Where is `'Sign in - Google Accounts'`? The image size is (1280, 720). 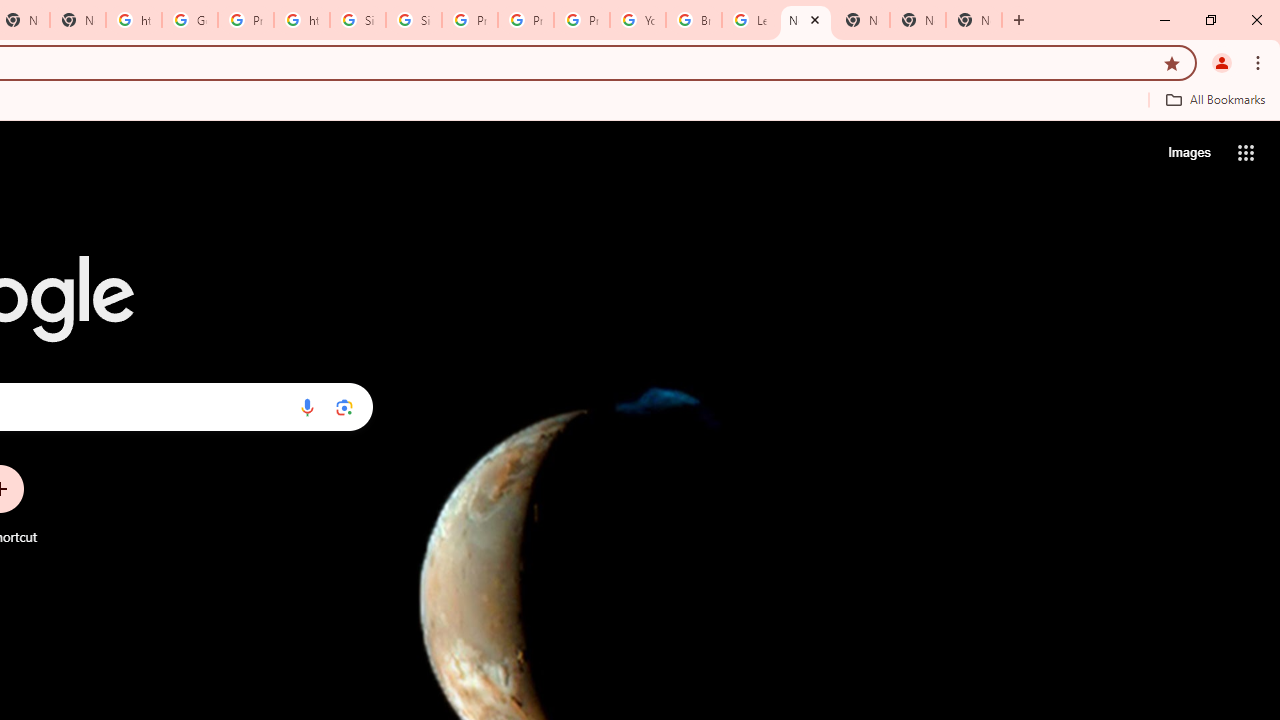
'Sign in - Google Accounts' is located at coordinates (413, 20).